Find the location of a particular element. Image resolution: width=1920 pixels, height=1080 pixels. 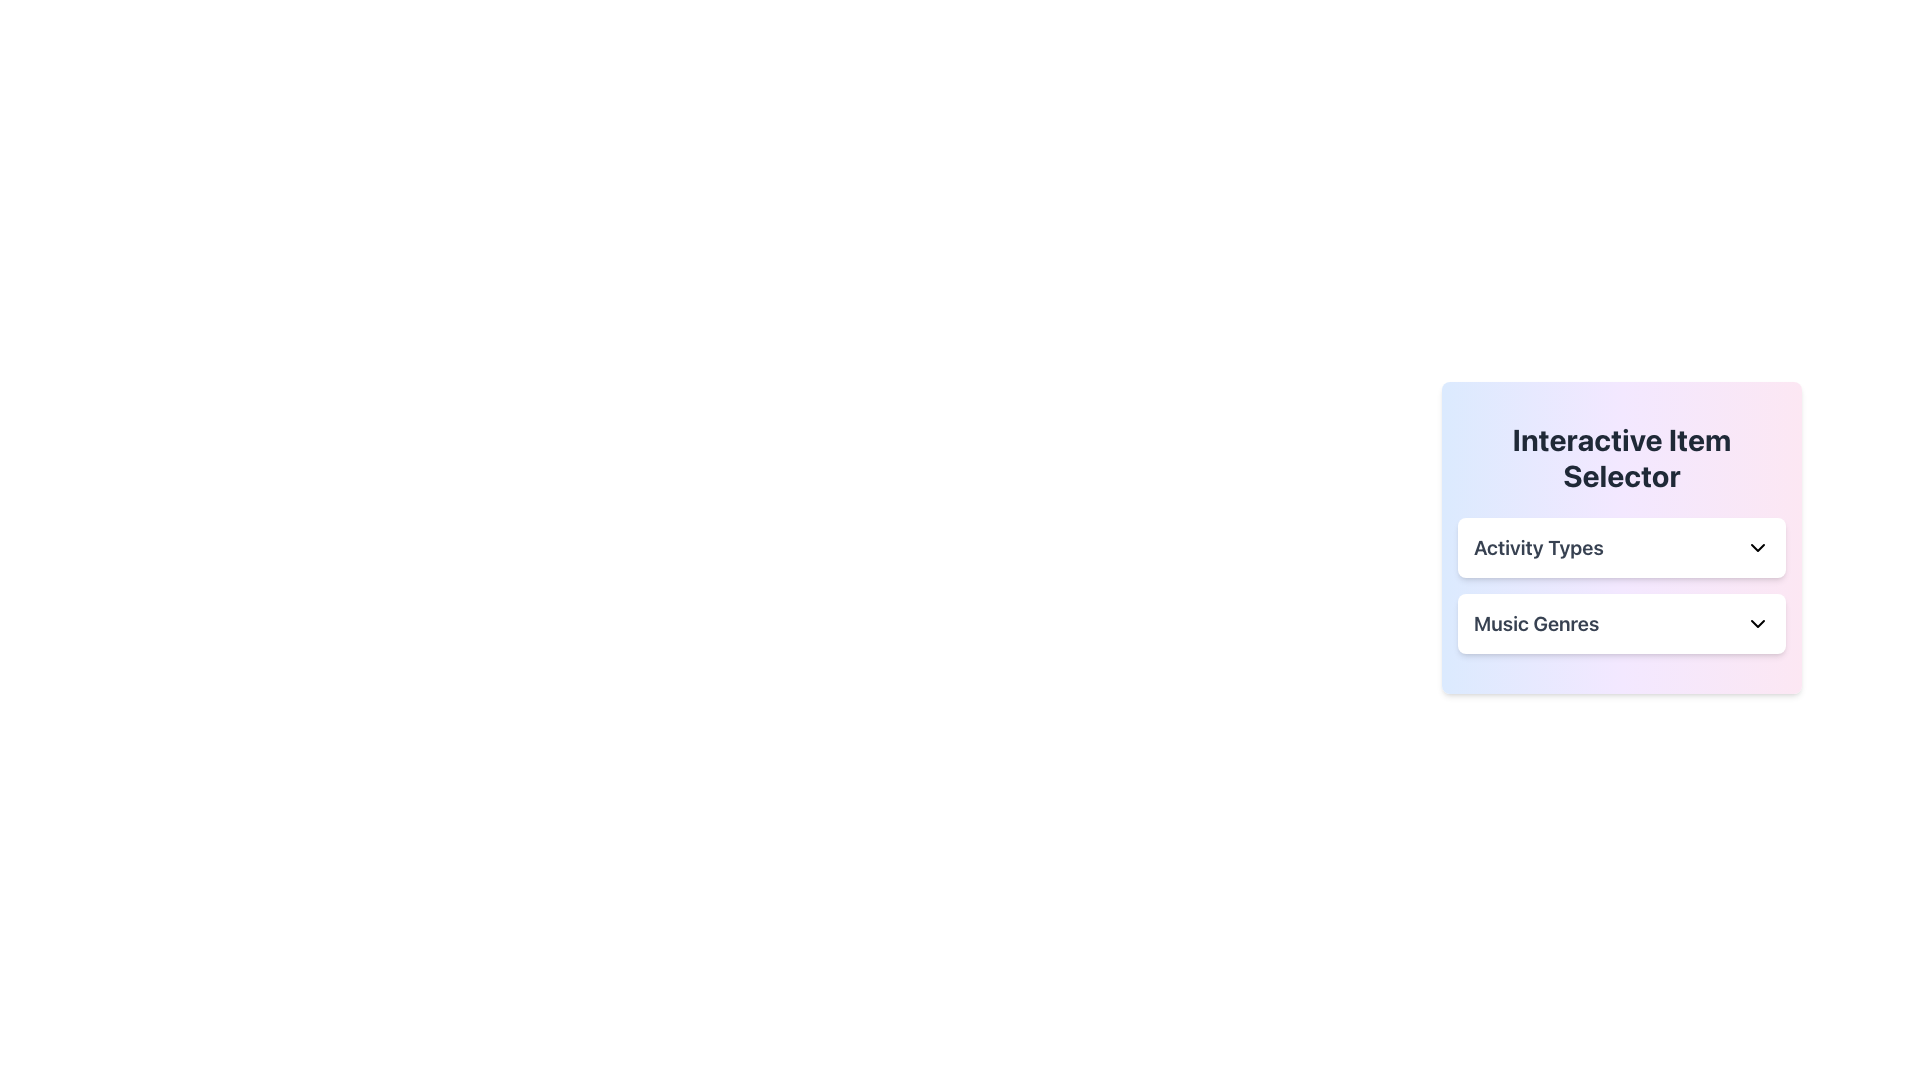

the downward-pointing chevron icon next to the 'Music Genres' label is located at coordinates (1756, 623).